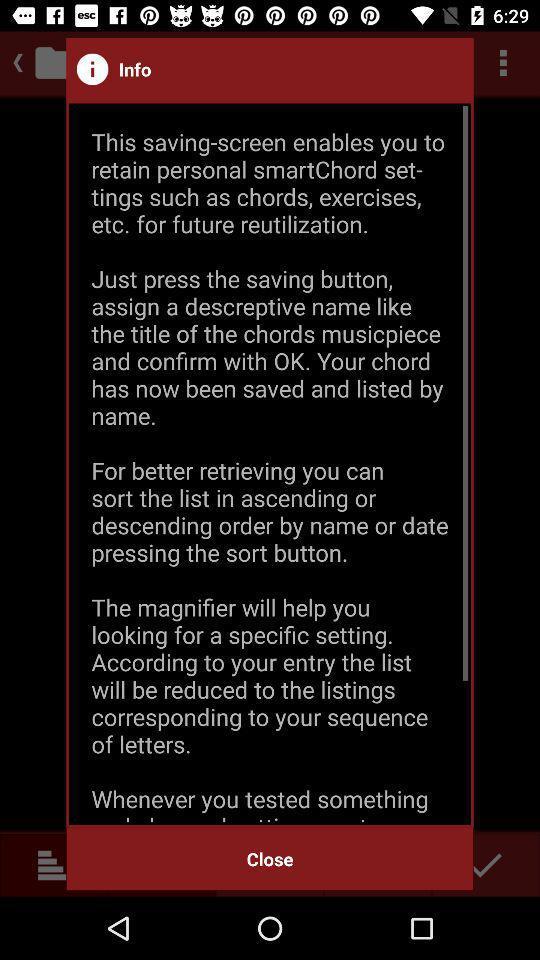  What do you see at coordinates (270, 464) in the screenshot?
I see `the icon at the center` at bounding box center [270, 464].